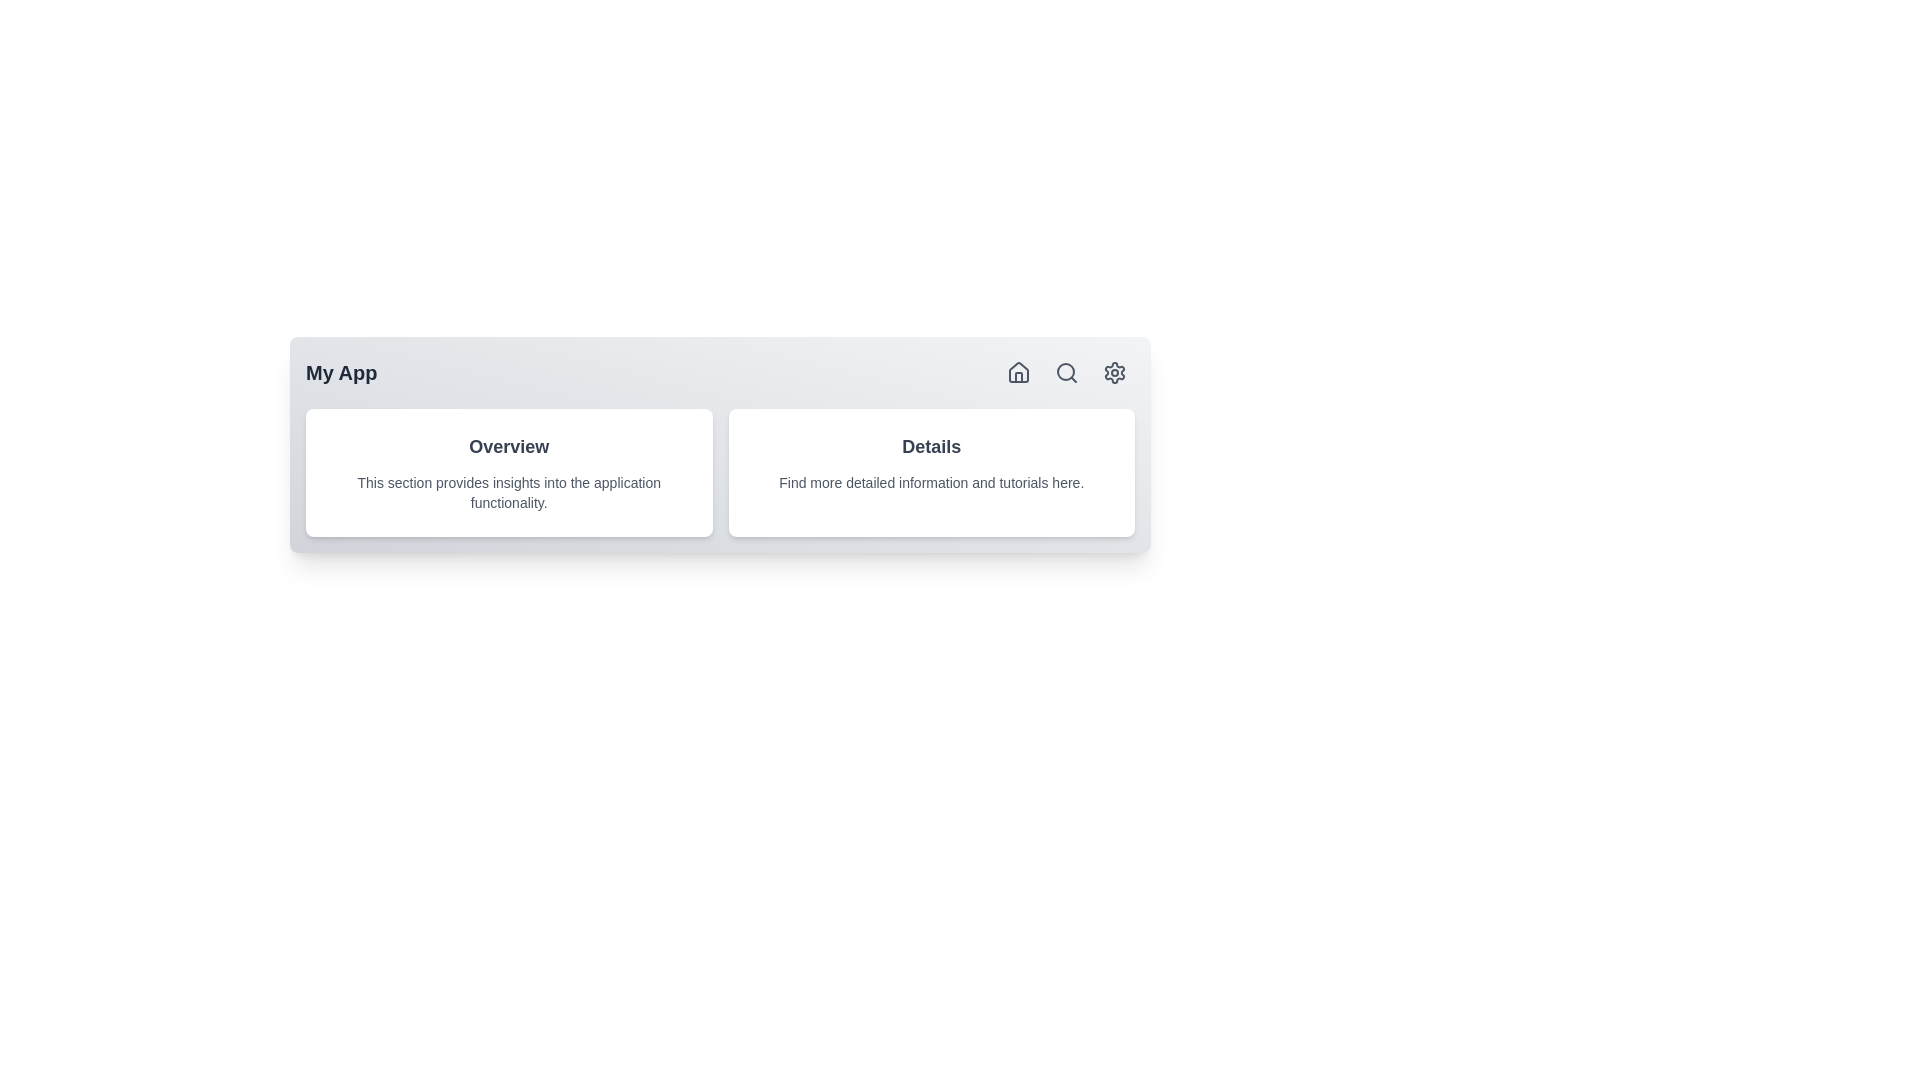 This screenshot has width=1920, height=1080. Describe the element at coordinates (1065, 373) in the screenshot. I see `the second icon in the lineup of three interactive icons at the top-right corner of 'My App', which is represented by a magnifying glass symbol` at that location.